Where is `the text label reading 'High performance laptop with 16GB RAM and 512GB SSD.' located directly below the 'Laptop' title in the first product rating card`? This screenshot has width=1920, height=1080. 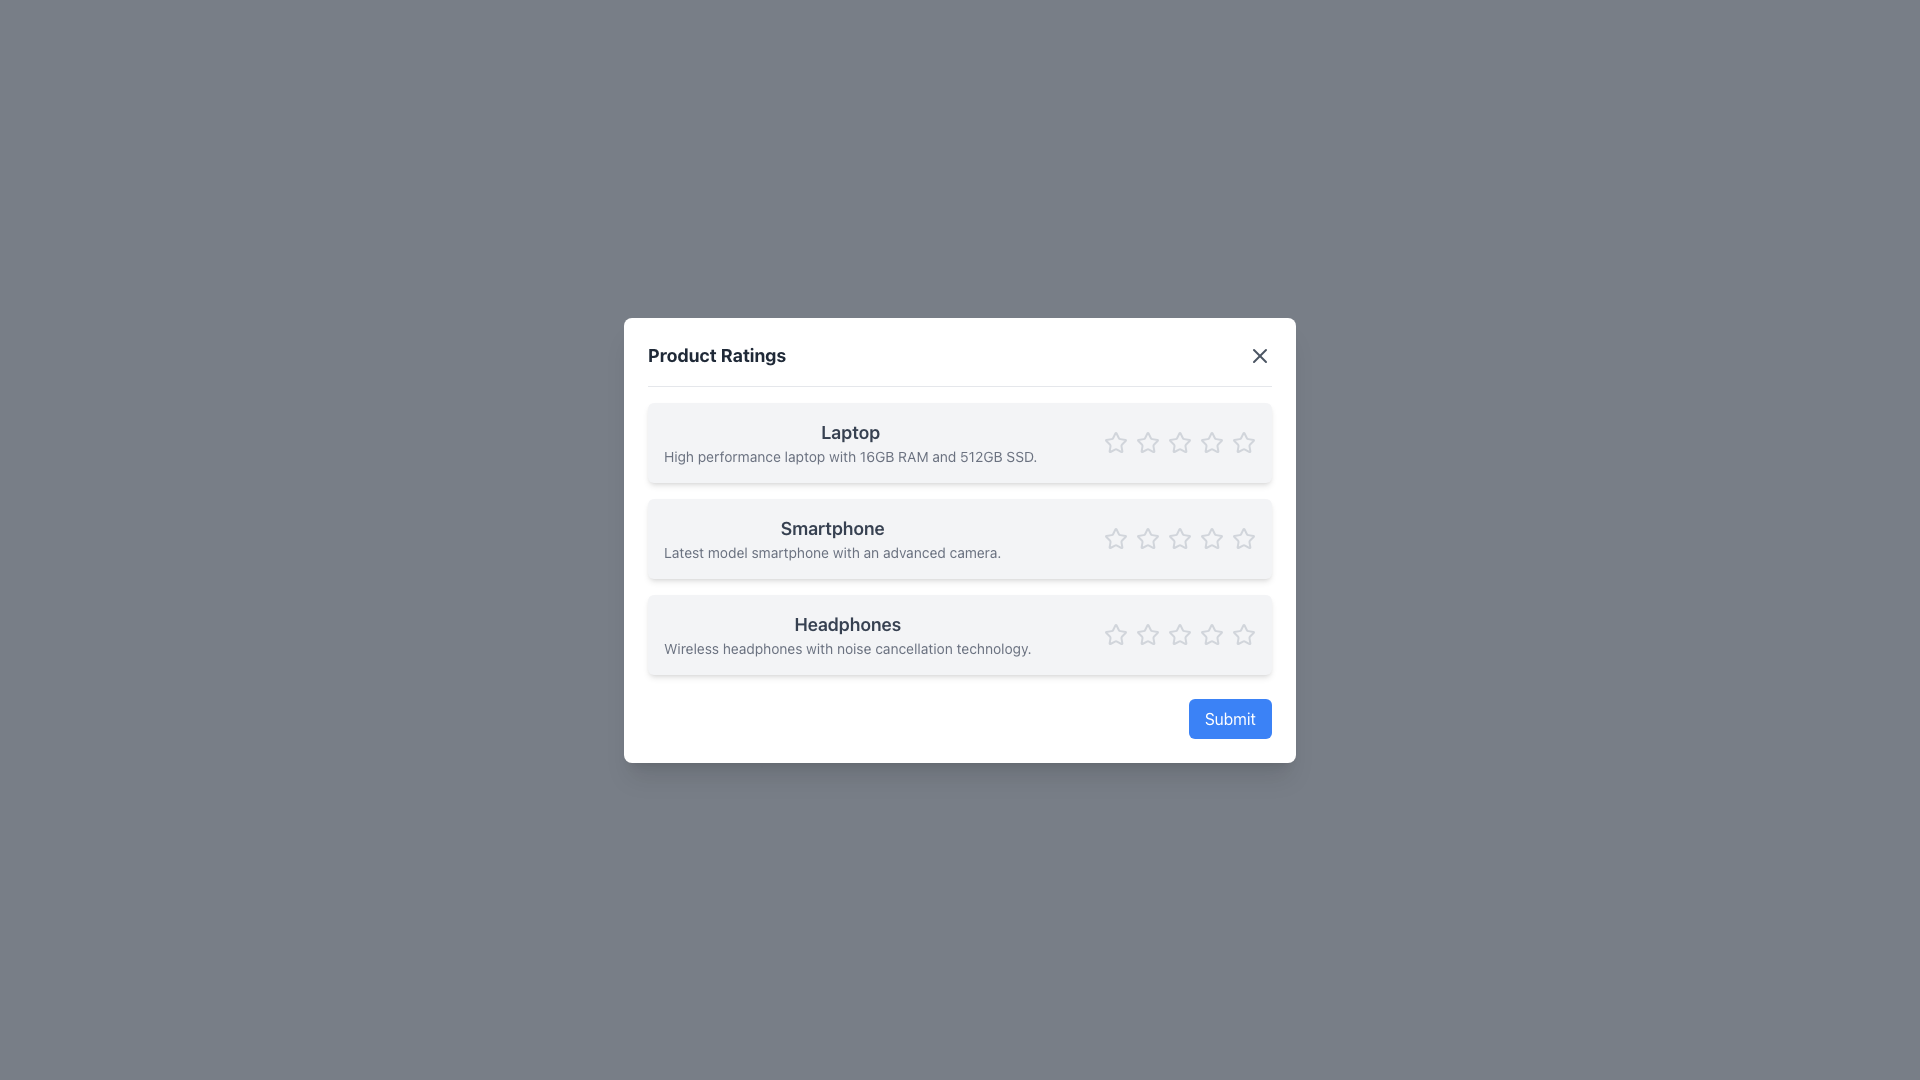
the text label reading 'High performance laptop with 16GB RAM and 512GB SSD.' located directly below the 'Laptop' title in the first product rating card is located at coordinates (850, 456).